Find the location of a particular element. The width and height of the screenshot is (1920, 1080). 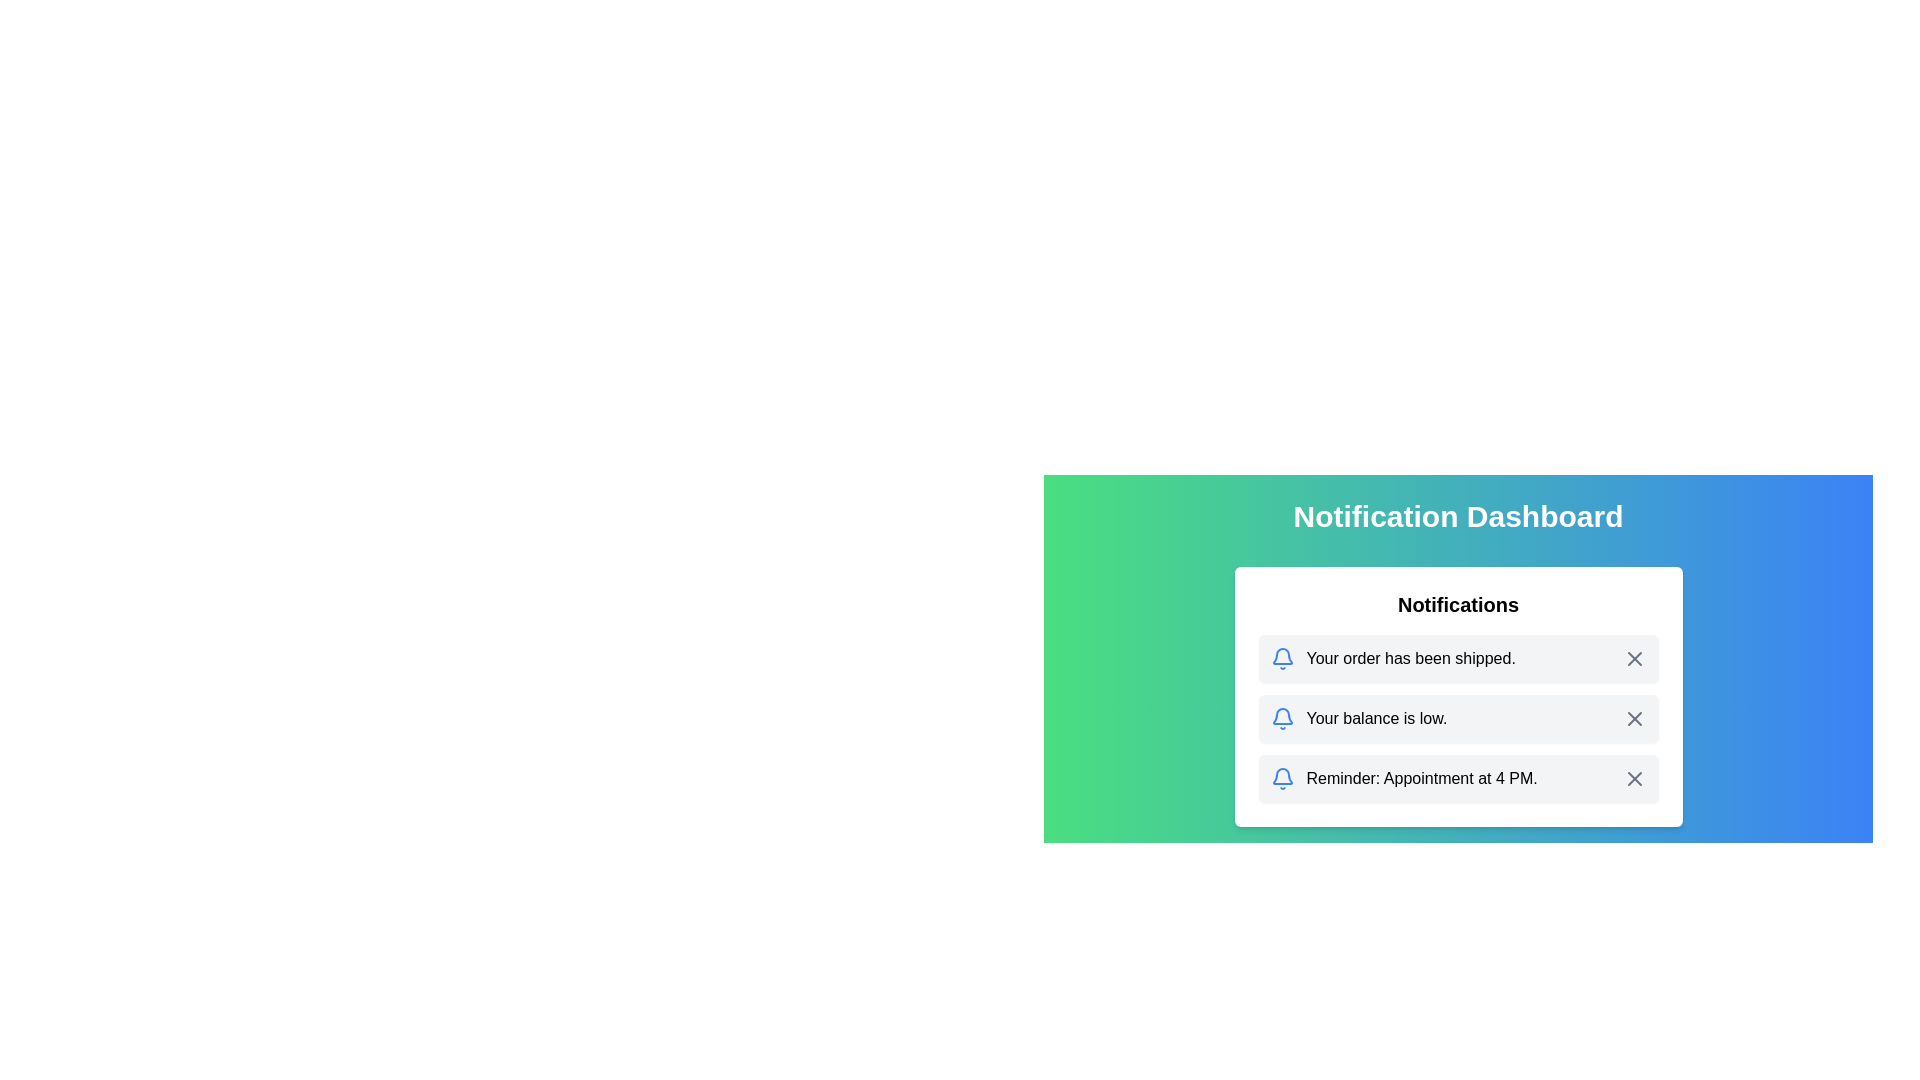

the close button (cross icon) located at the far right of the notification card containing the text 'Reminder: Appointment at 4 PM.' is located at coordinates (1634, 778).